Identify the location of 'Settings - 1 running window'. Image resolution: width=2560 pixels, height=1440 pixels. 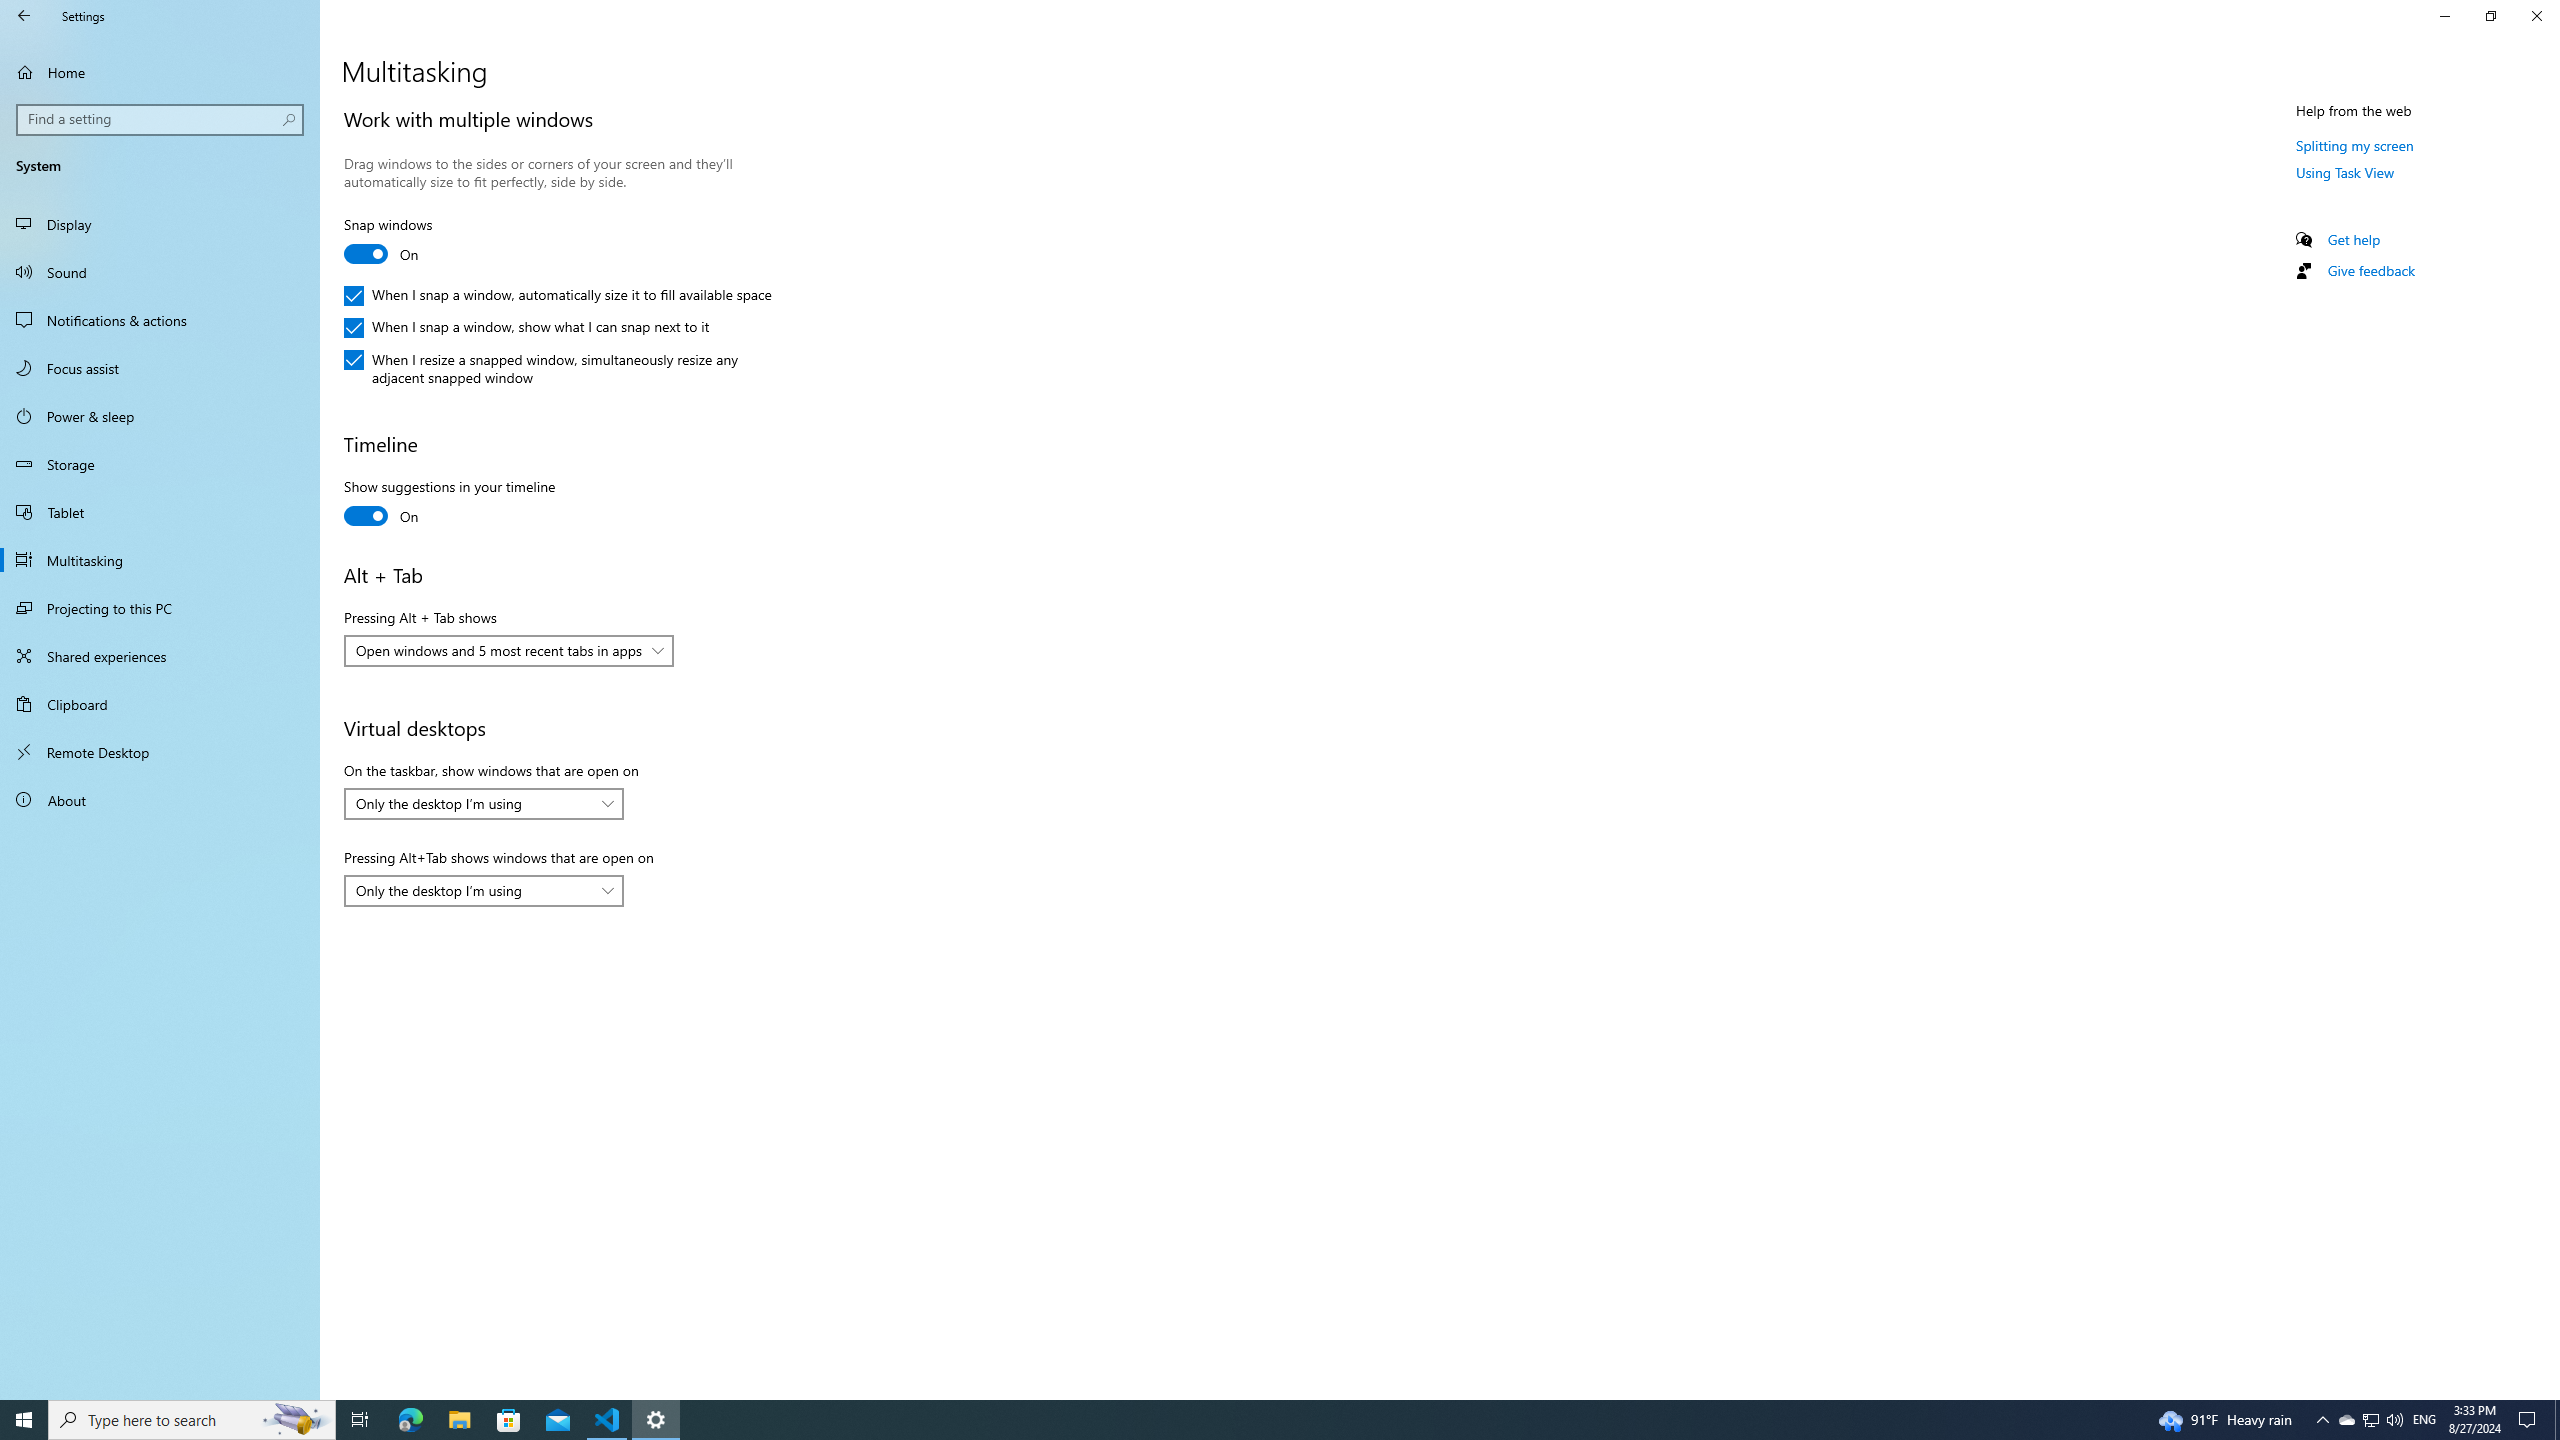
(656, 1418).